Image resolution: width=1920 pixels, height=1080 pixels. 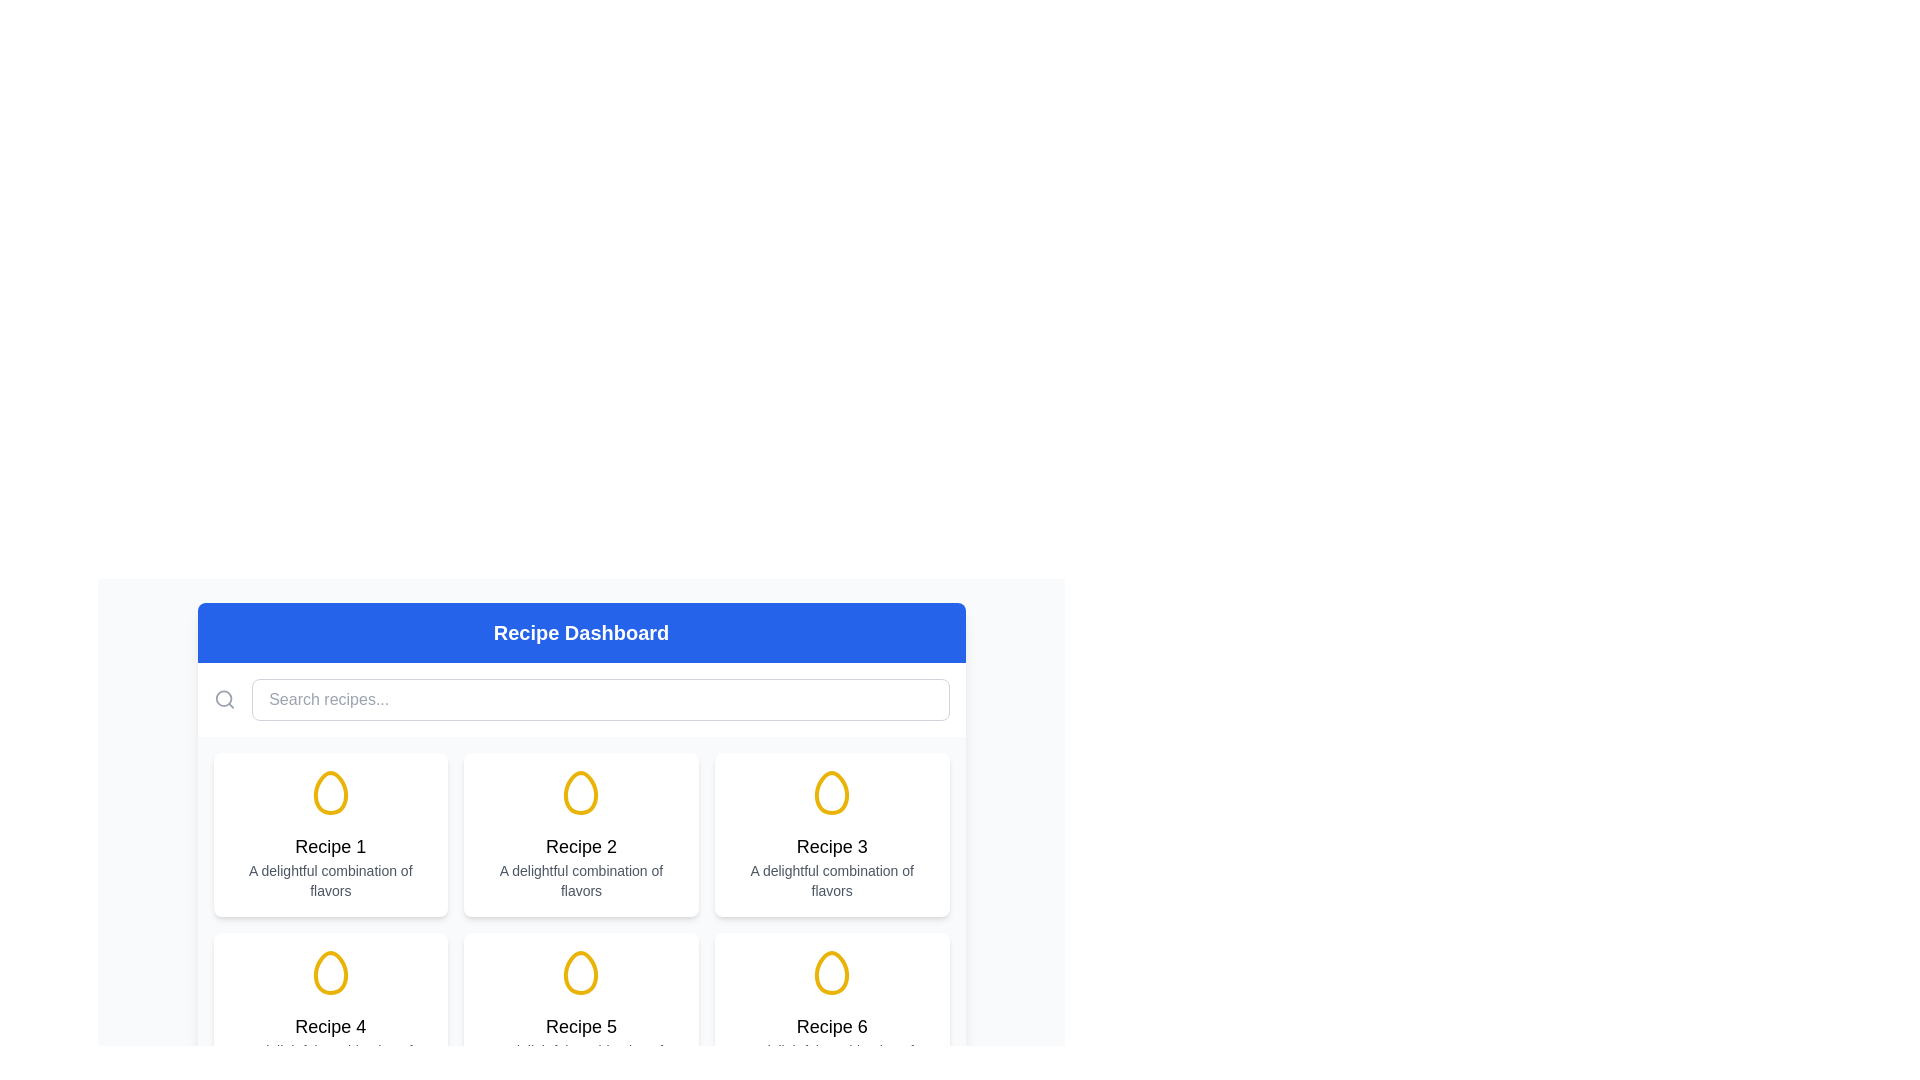 I want to click on the decorative icon for the 'Recipe 5' card, which is located above the card title in the second row of the grid layout, so click(x=580, y=971).